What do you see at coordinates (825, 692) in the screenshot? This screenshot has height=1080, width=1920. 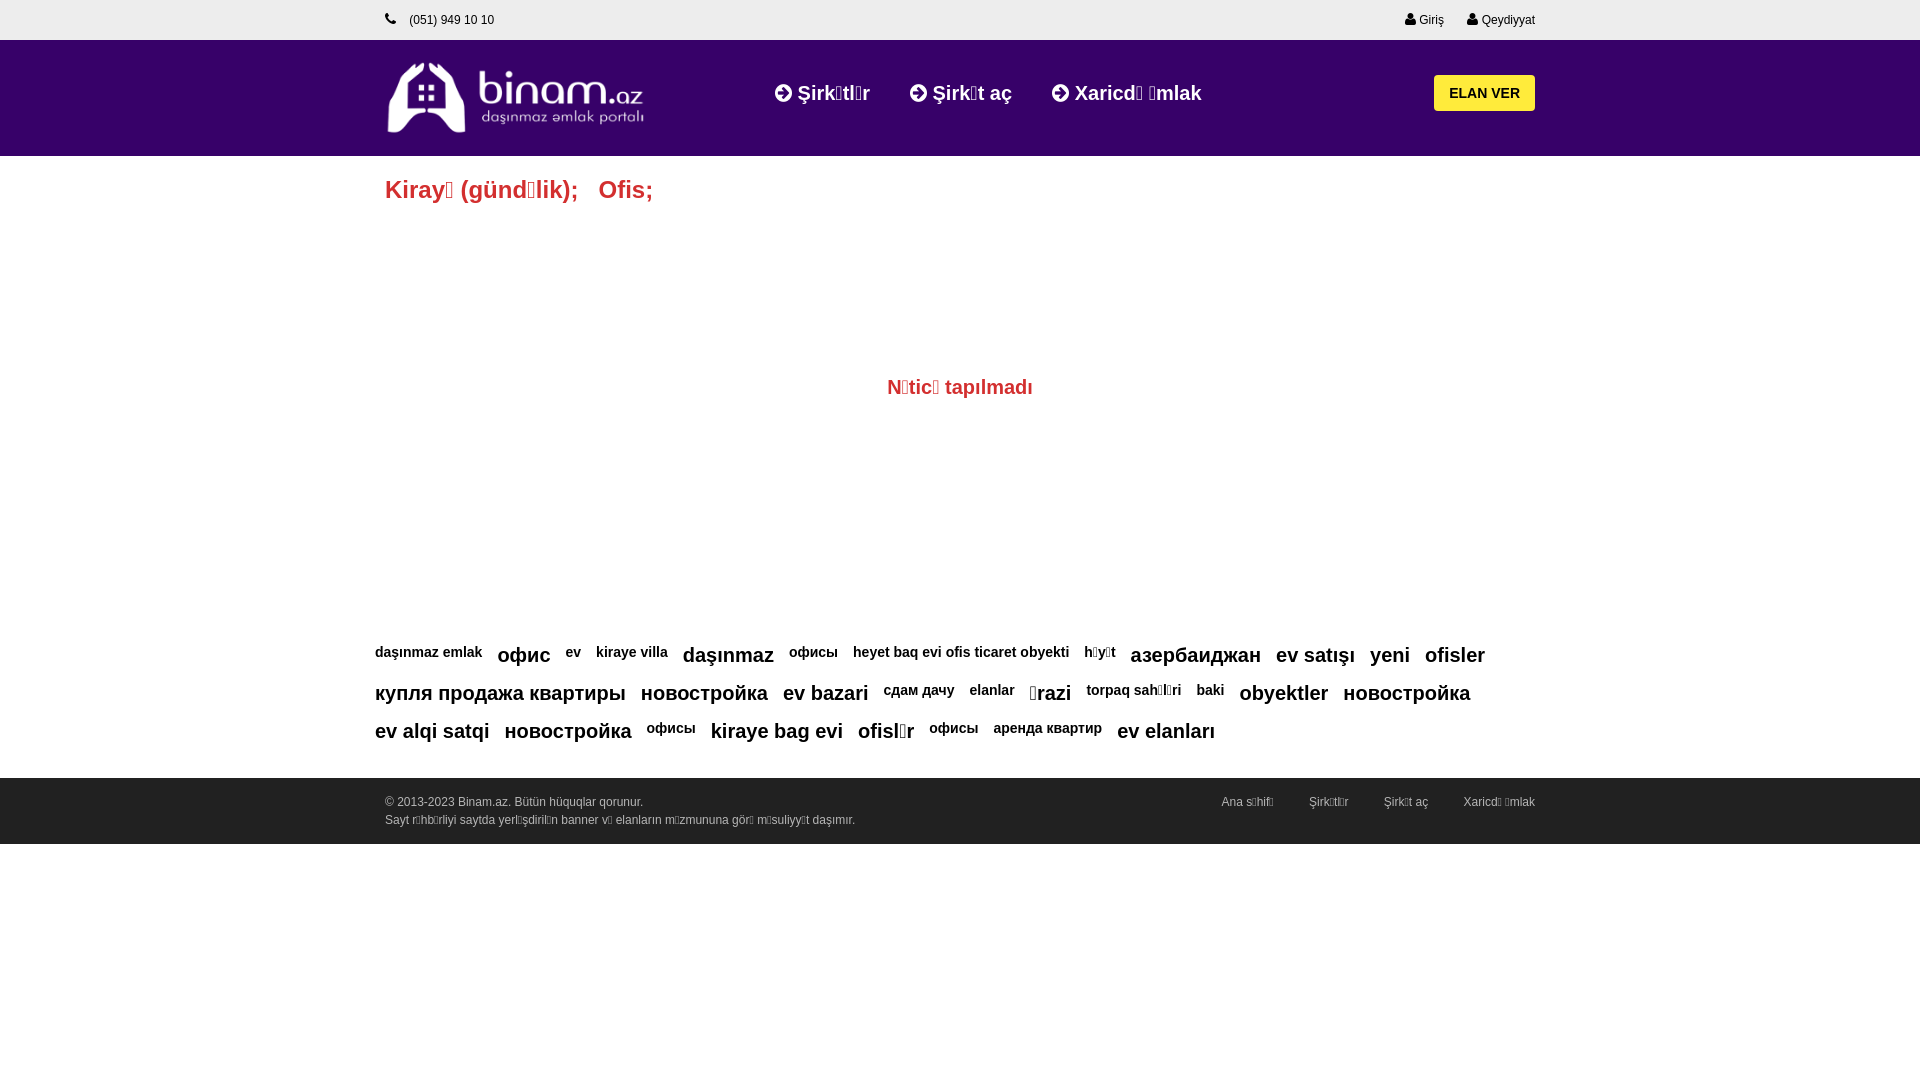 I see `'ev bazari'` at bounding box center [825, 692].